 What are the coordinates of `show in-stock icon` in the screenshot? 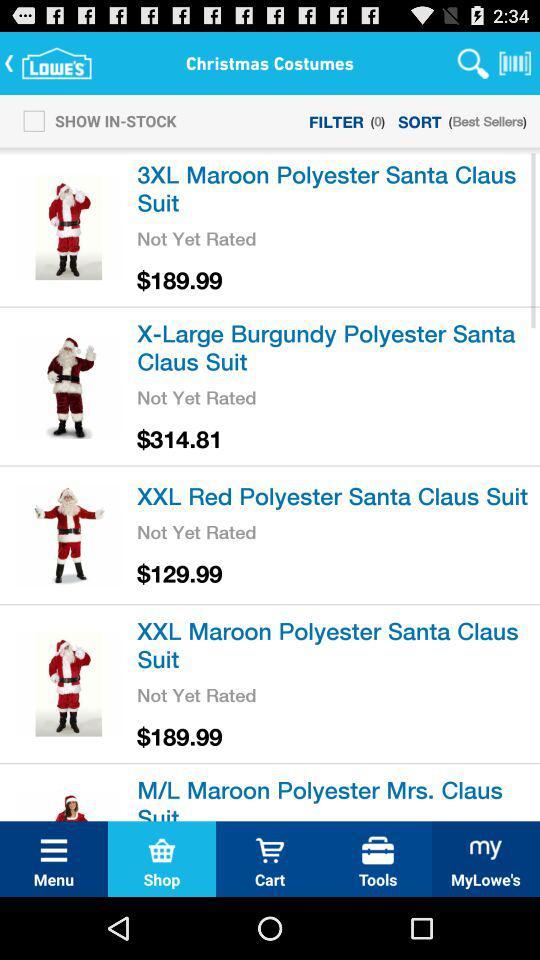 It's located at (93, 120).